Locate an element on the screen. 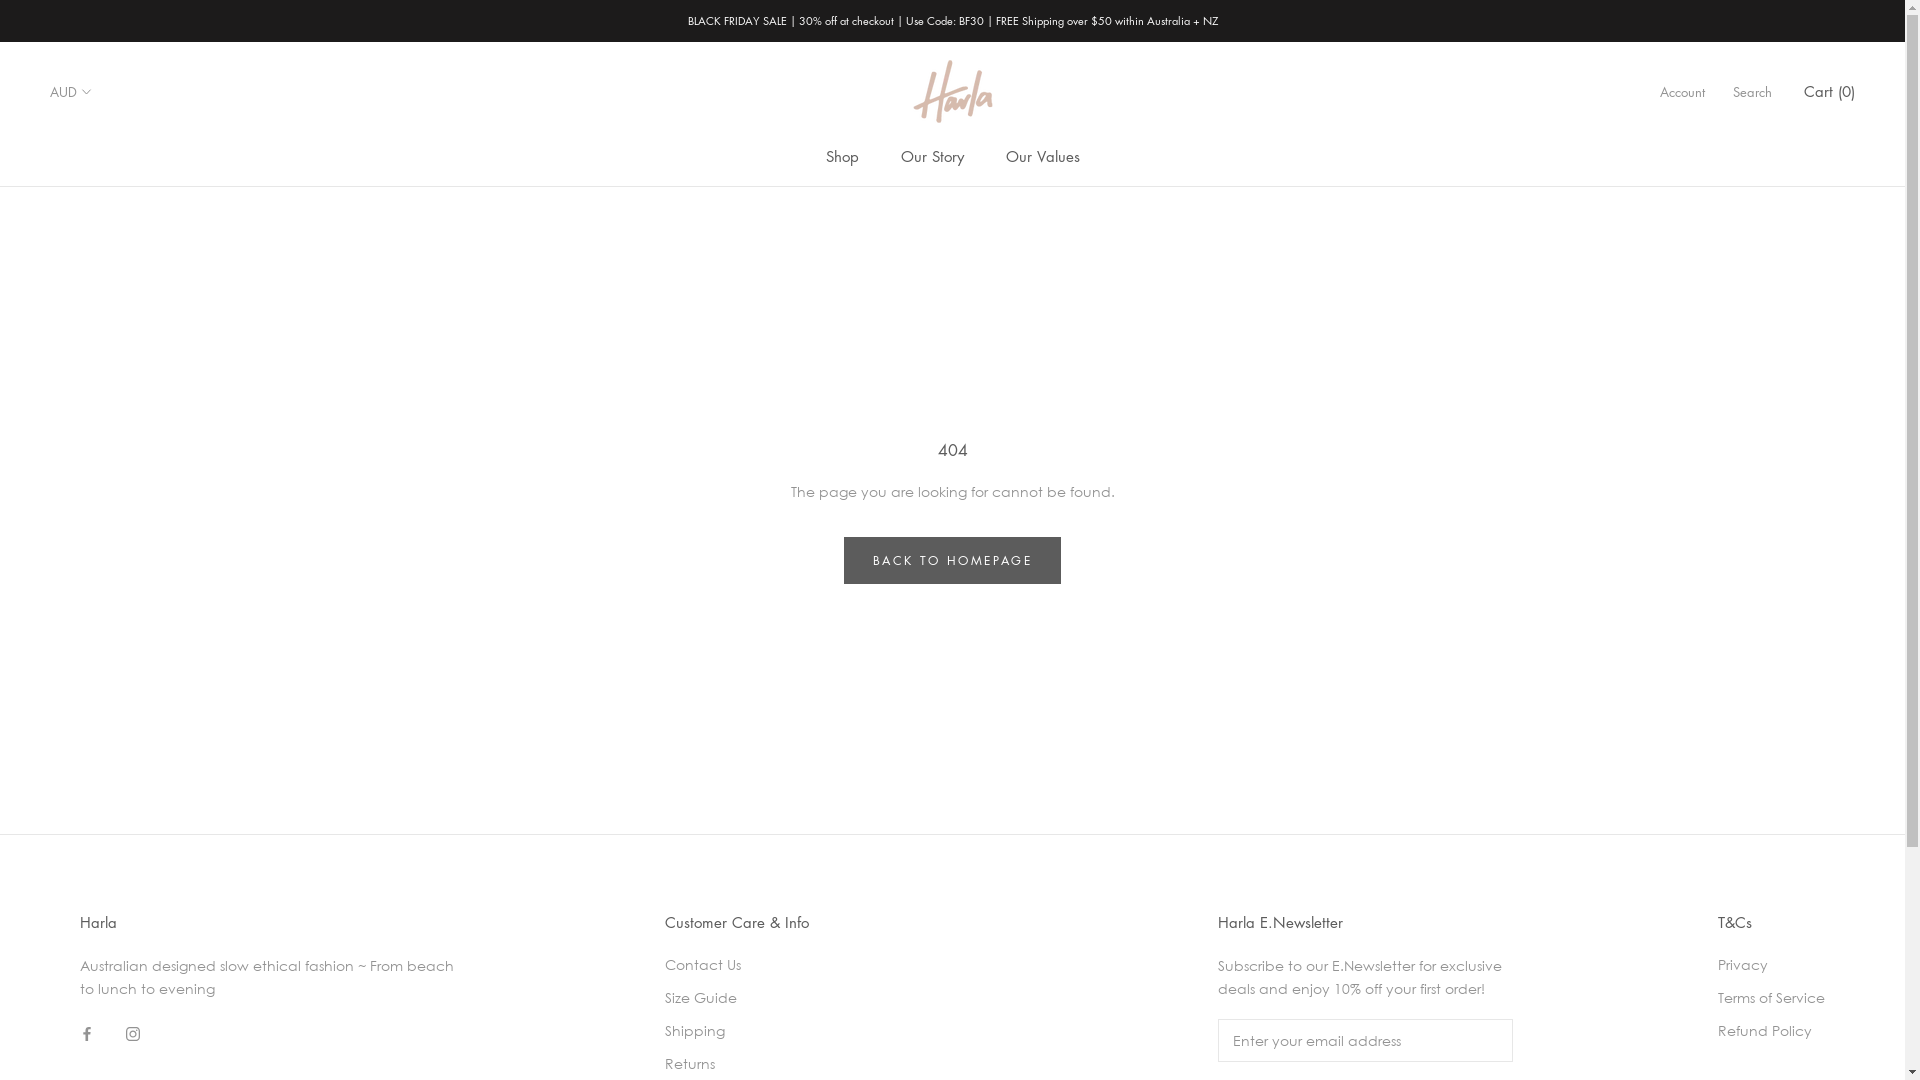  'Refund Policy' is located at coordinates (1771, 1030).